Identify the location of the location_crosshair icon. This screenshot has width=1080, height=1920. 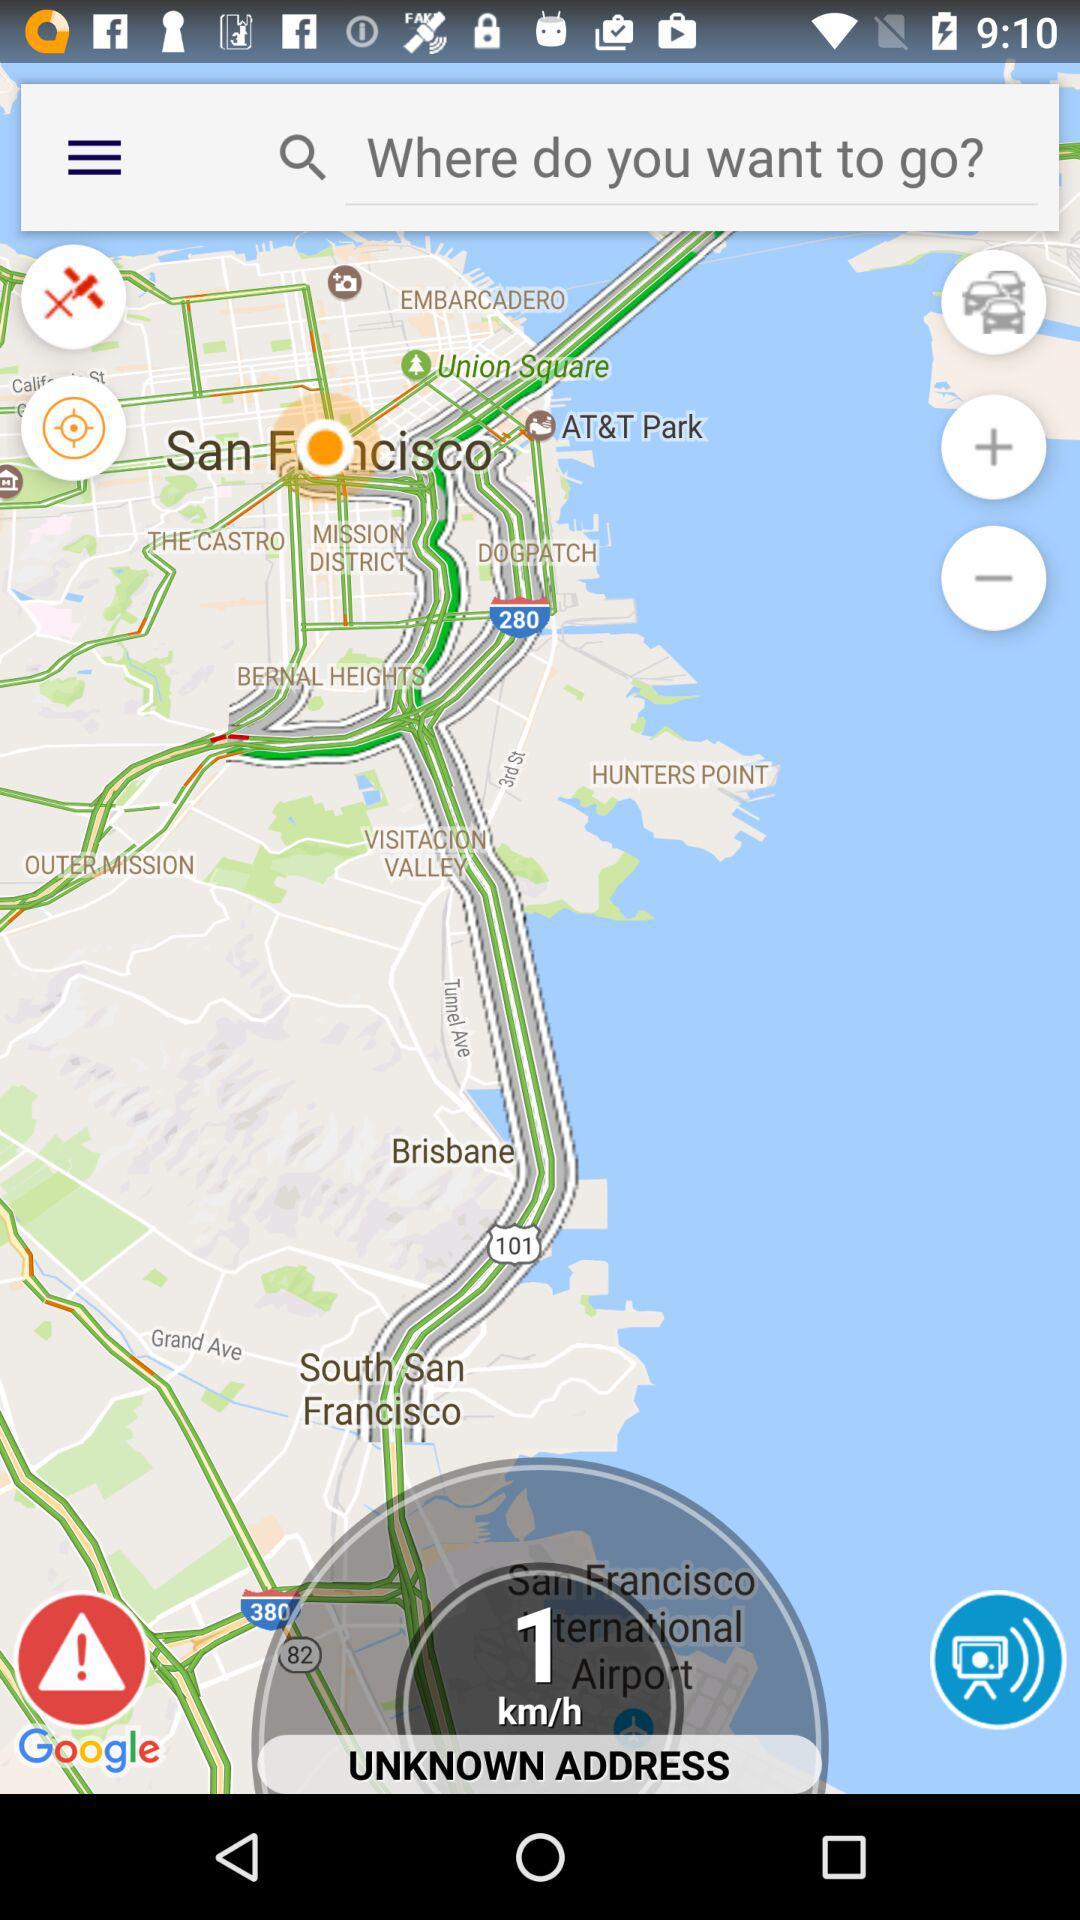
(72, 457).